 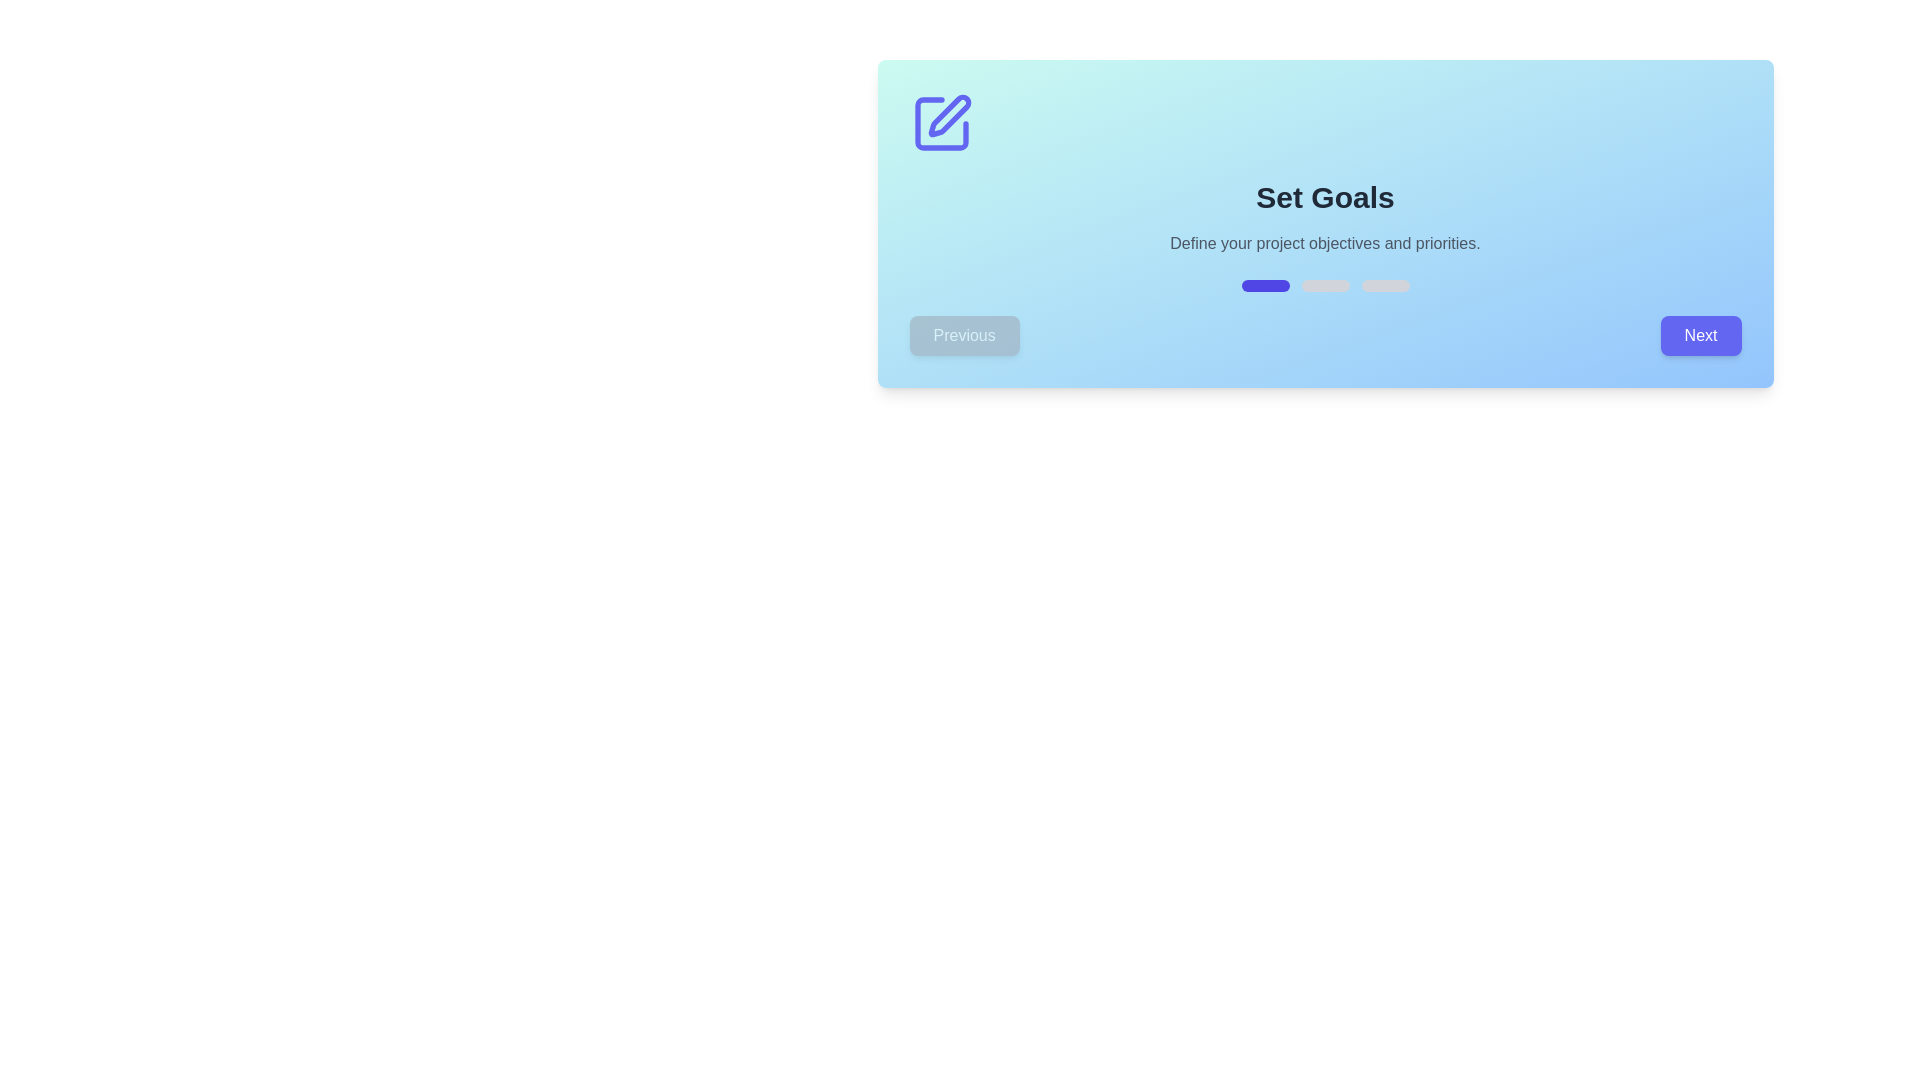 I want to click on the Previous button to navigate, so click(x=964, y=334).